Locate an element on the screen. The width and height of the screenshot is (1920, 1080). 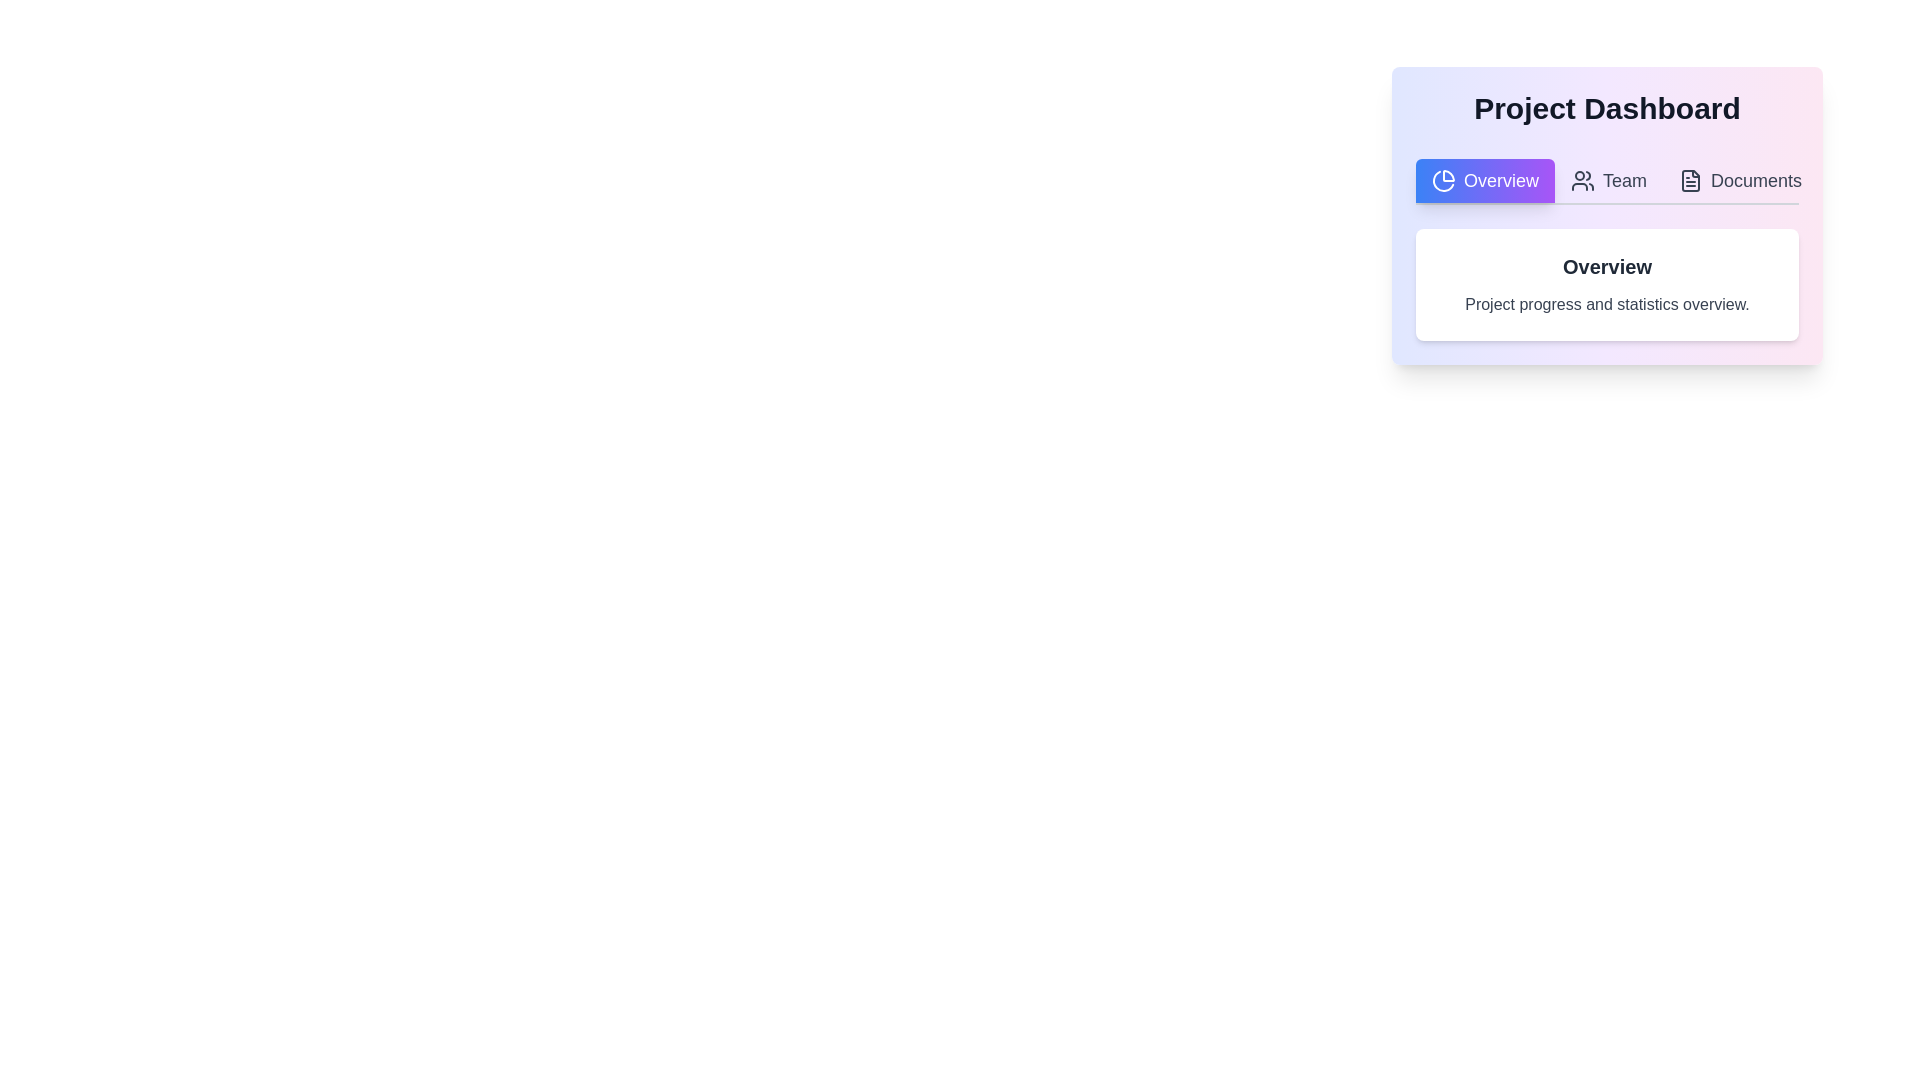
the Team tab to view its content is located at coordinates (1608, 181).